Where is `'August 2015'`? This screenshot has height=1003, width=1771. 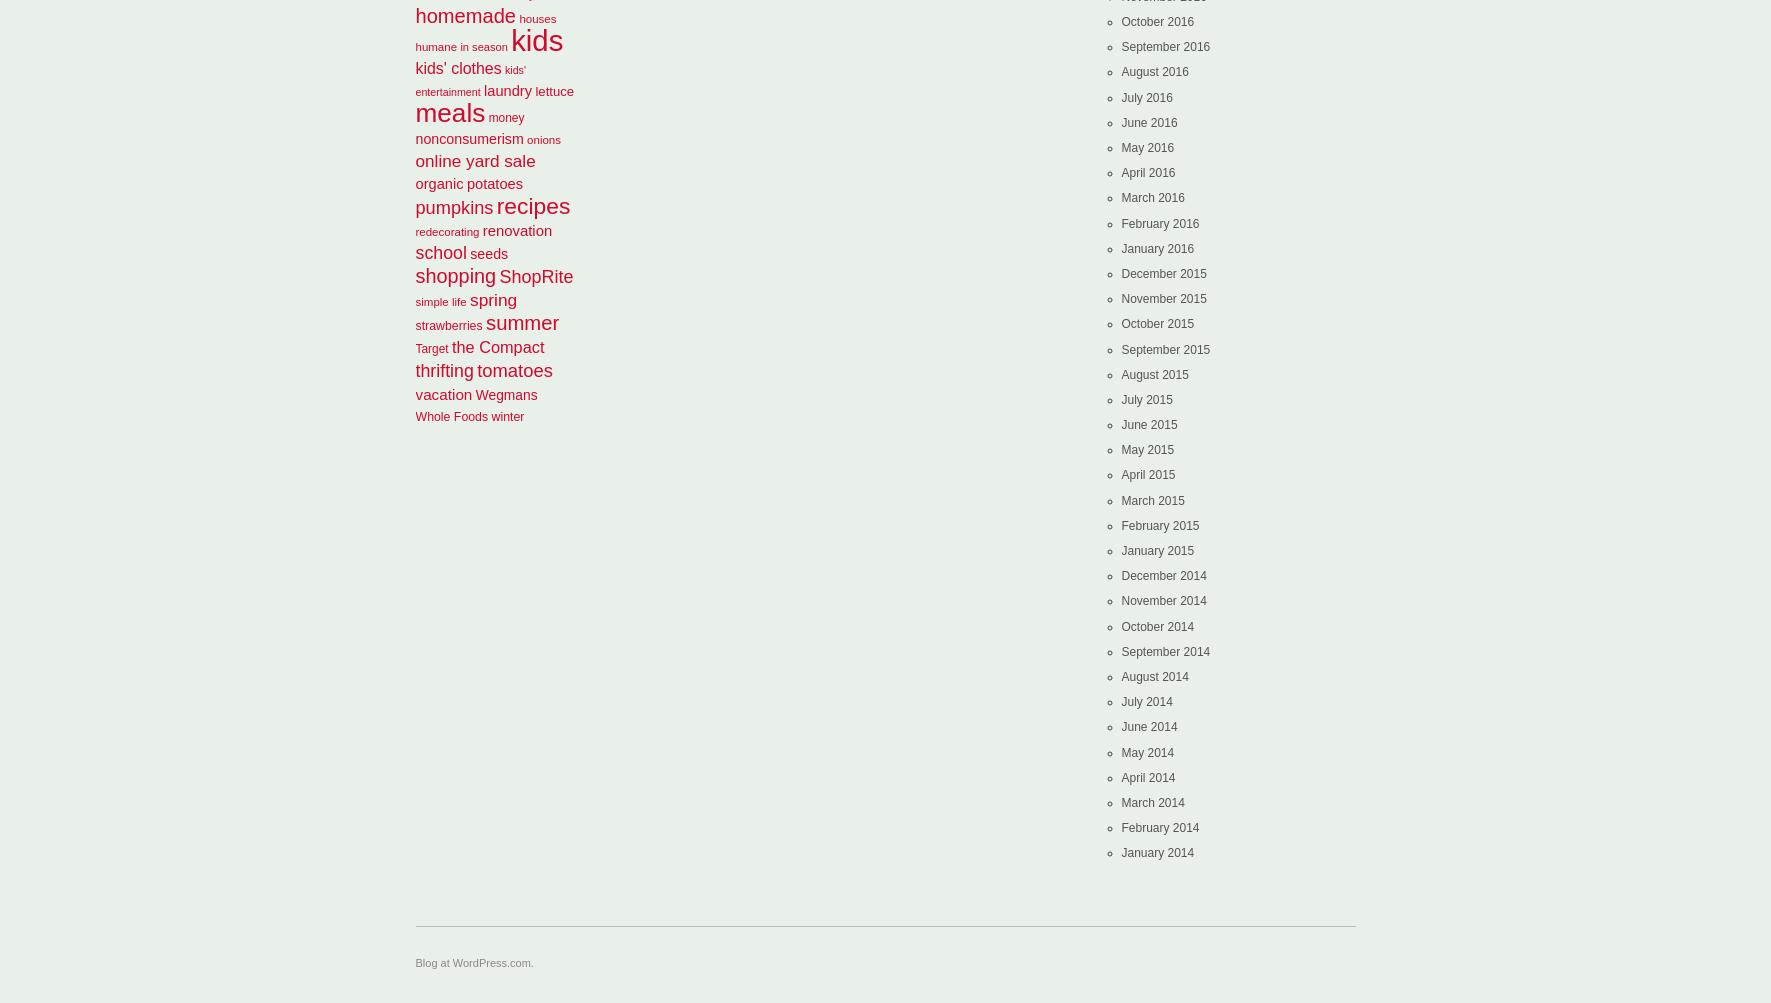
'August 2015' is located at coordinates (1154, 373).